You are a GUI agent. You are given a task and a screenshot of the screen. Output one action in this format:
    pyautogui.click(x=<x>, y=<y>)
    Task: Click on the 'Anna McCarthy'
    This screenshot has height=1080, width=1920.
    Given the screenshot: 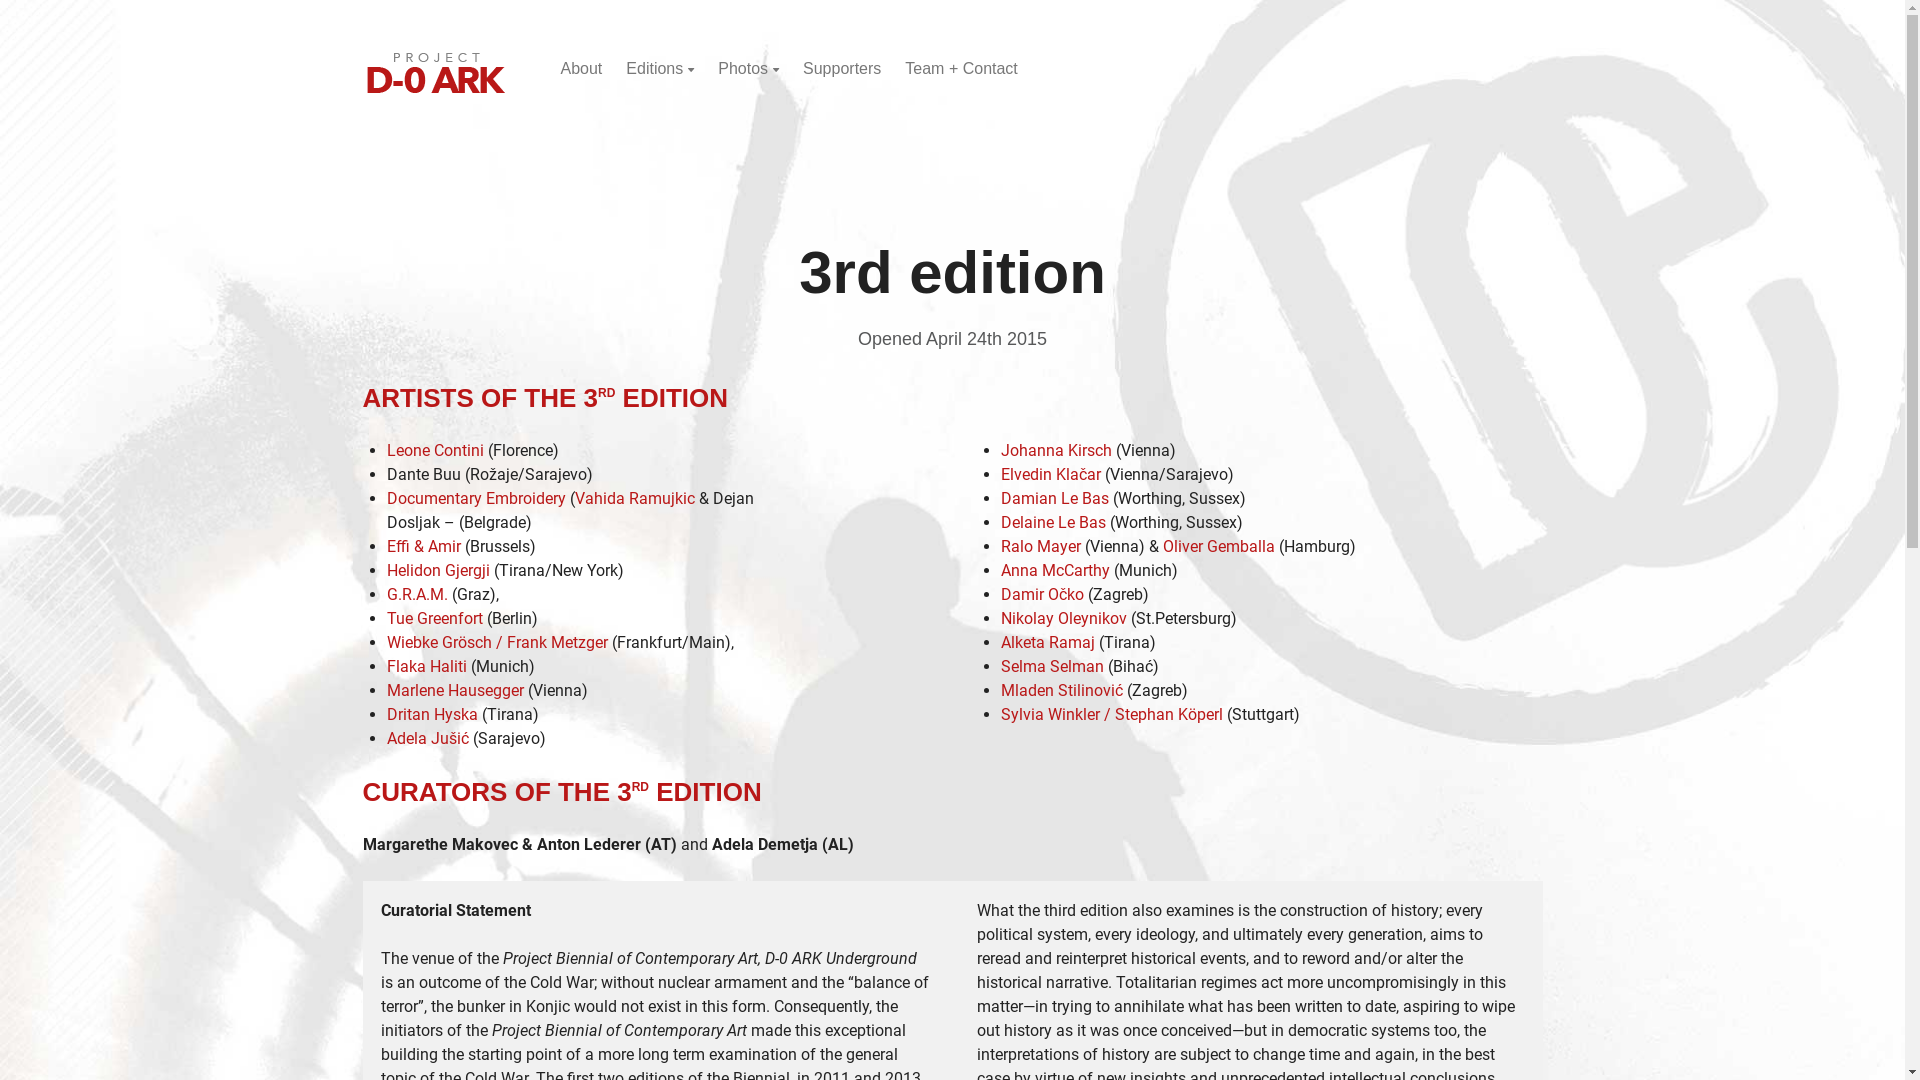 What is the action you would take?
    pyautogui.click(x=1053, y=570)
    